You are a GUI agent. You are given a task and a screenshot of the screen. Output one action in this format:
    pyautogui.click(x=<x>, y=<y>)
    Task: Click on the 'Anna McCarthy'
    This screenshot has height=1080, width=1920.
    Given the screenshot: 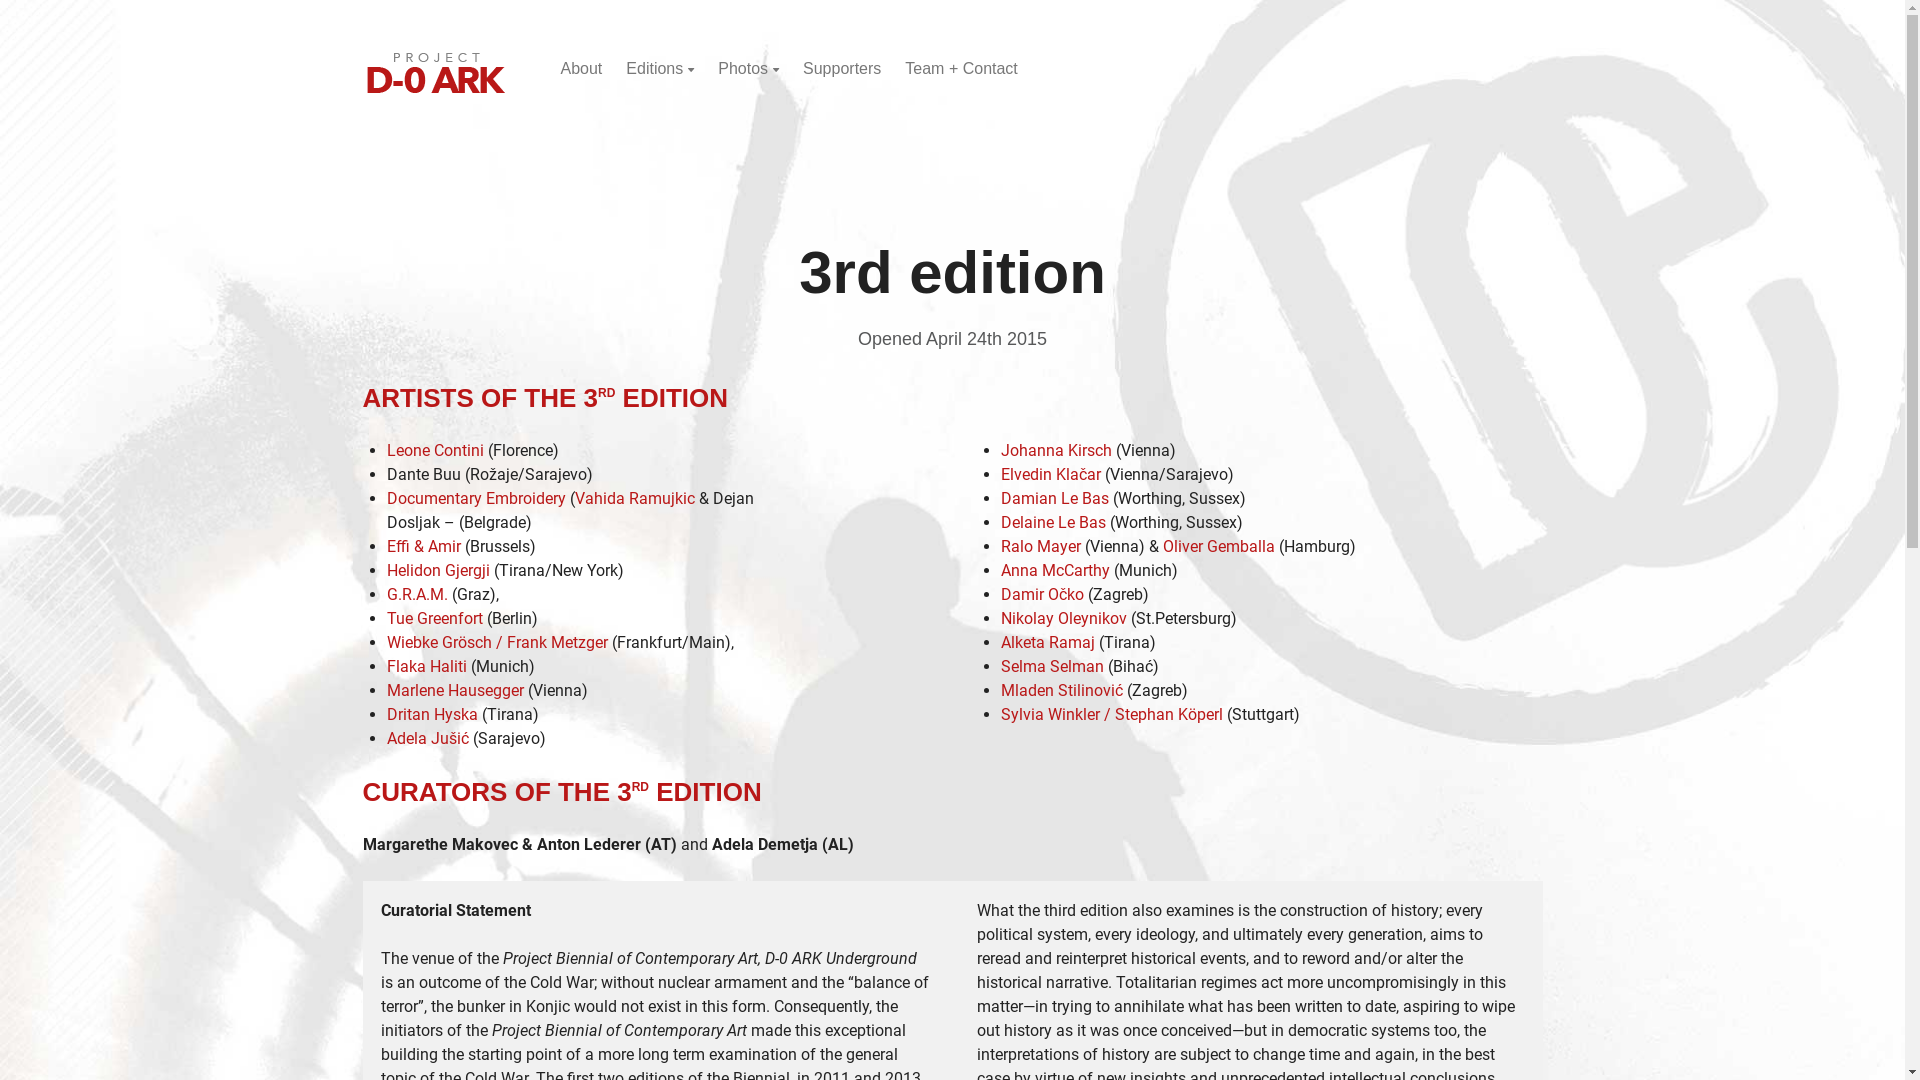 What is the action you would take?
    pyautogui.click(x=1053, y=570)
    